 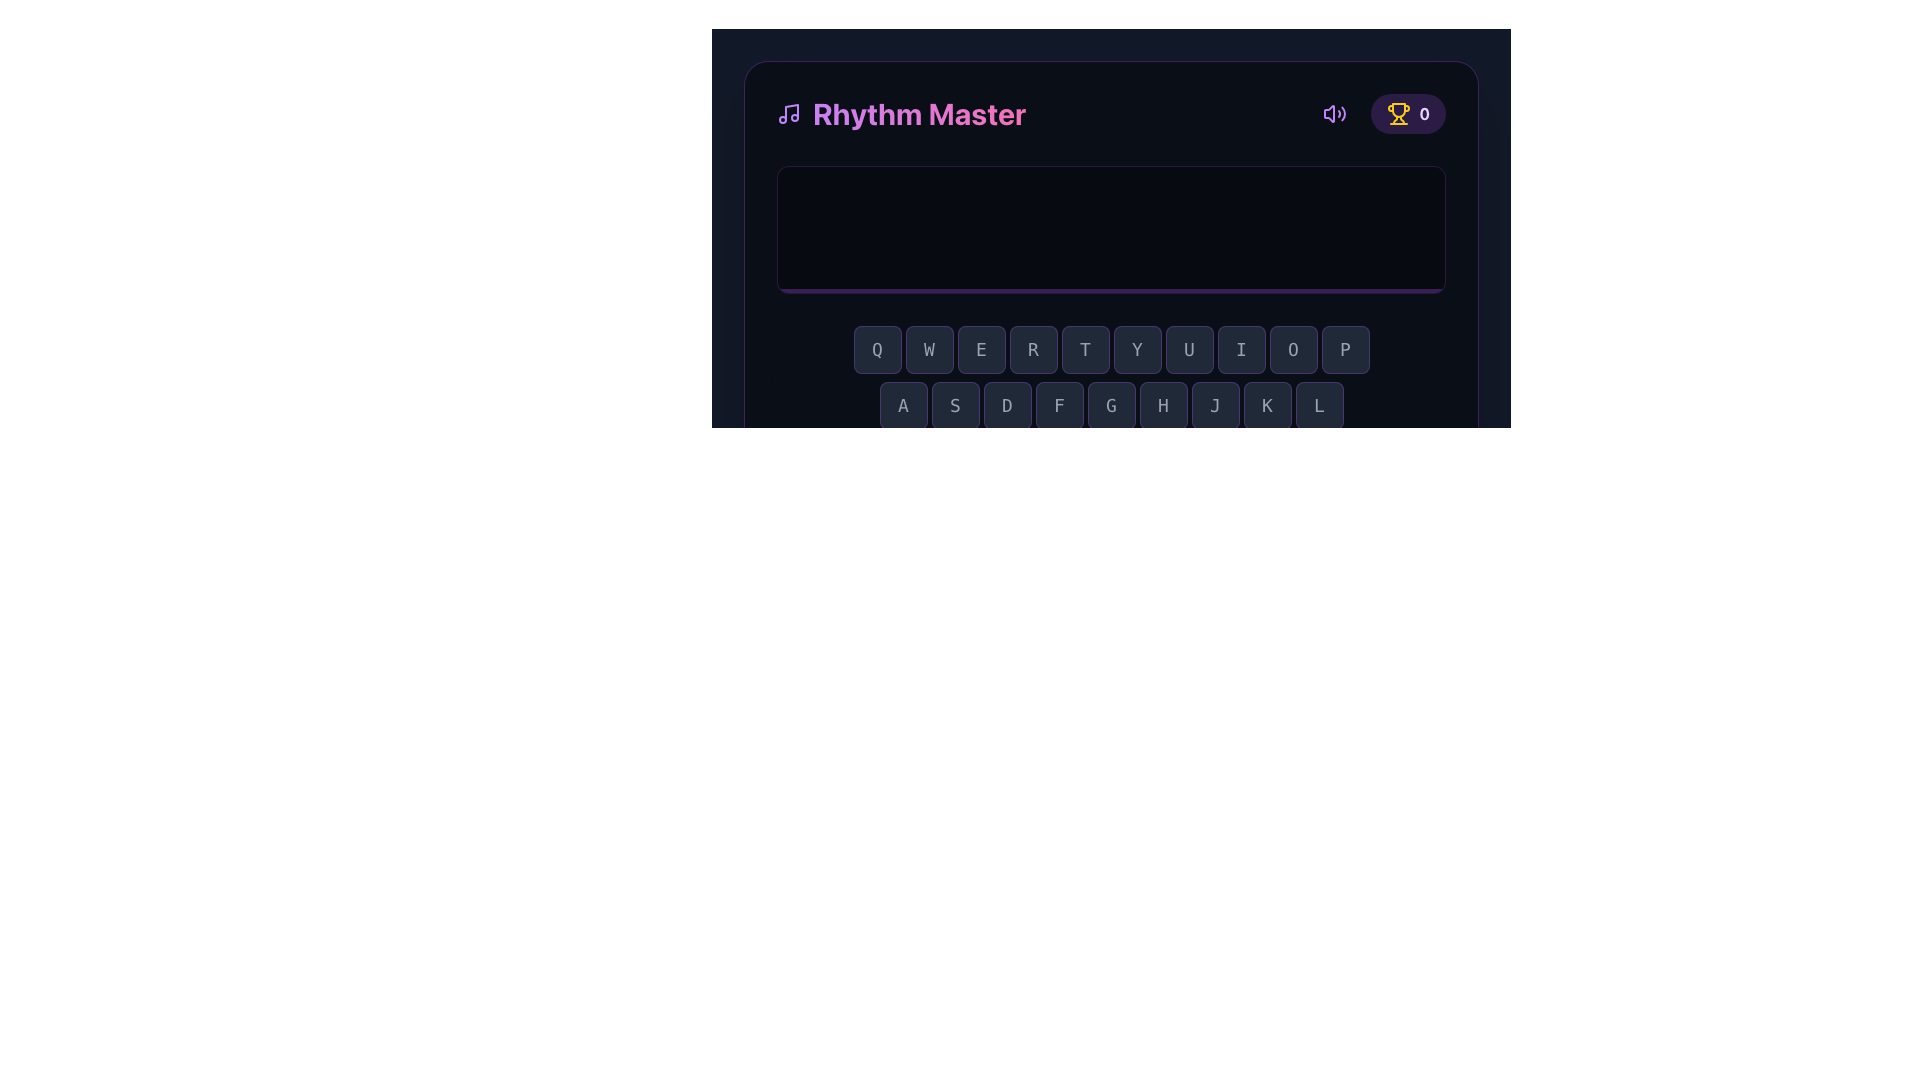 What do you see at coordinates (1084, 349) in the screenshot?
I see `the virtual keyboard button for the letter 'T', which is the fifth key in the row beneath the text input box labeled 'Rhythm Master'` at bounding box center [1084, 349].